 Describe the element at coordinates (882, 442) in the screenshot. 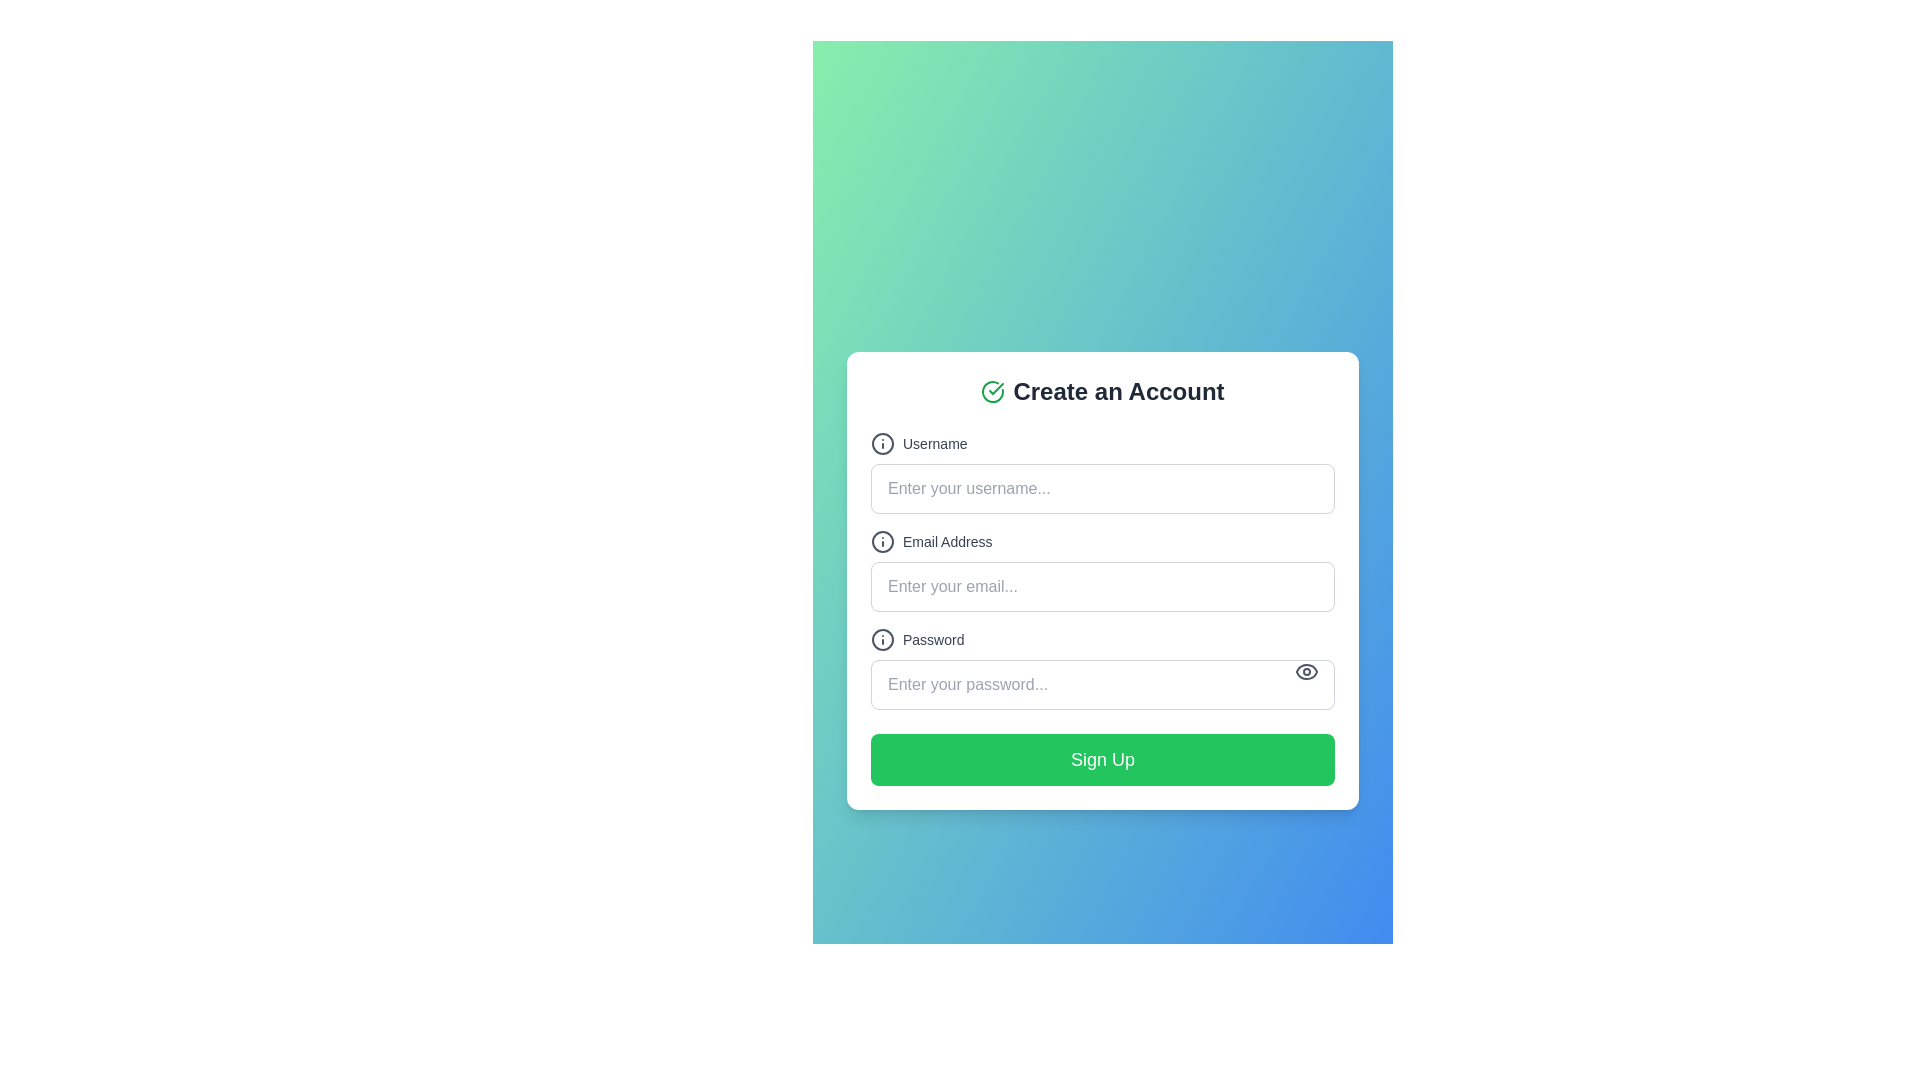

I see `the informational icon associated with the 'Username' label, which is positioned at the top left of the Username form field` at that location.